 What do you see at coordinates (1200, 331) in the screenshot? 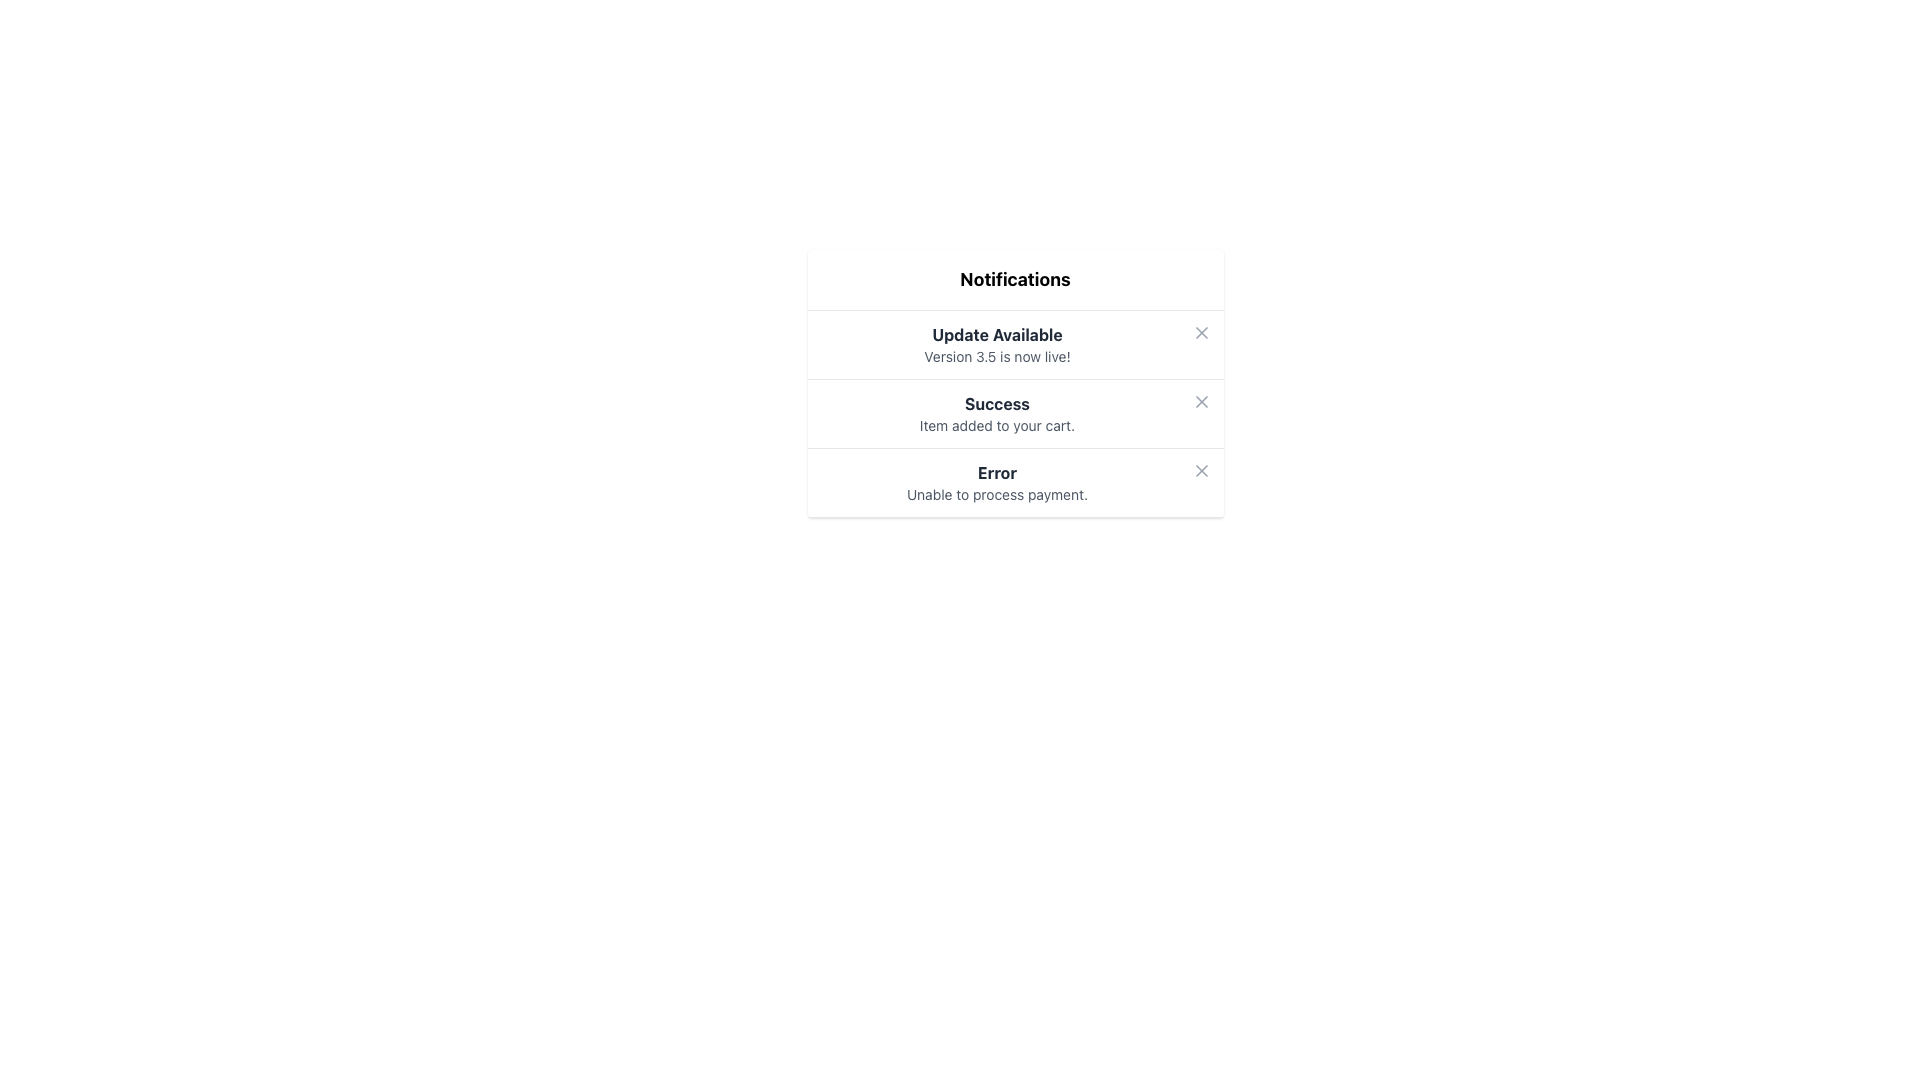
I see `the gray 'X' icon located to the far-right of the 'Update Available' notification` at bounding box center [1200, 331].